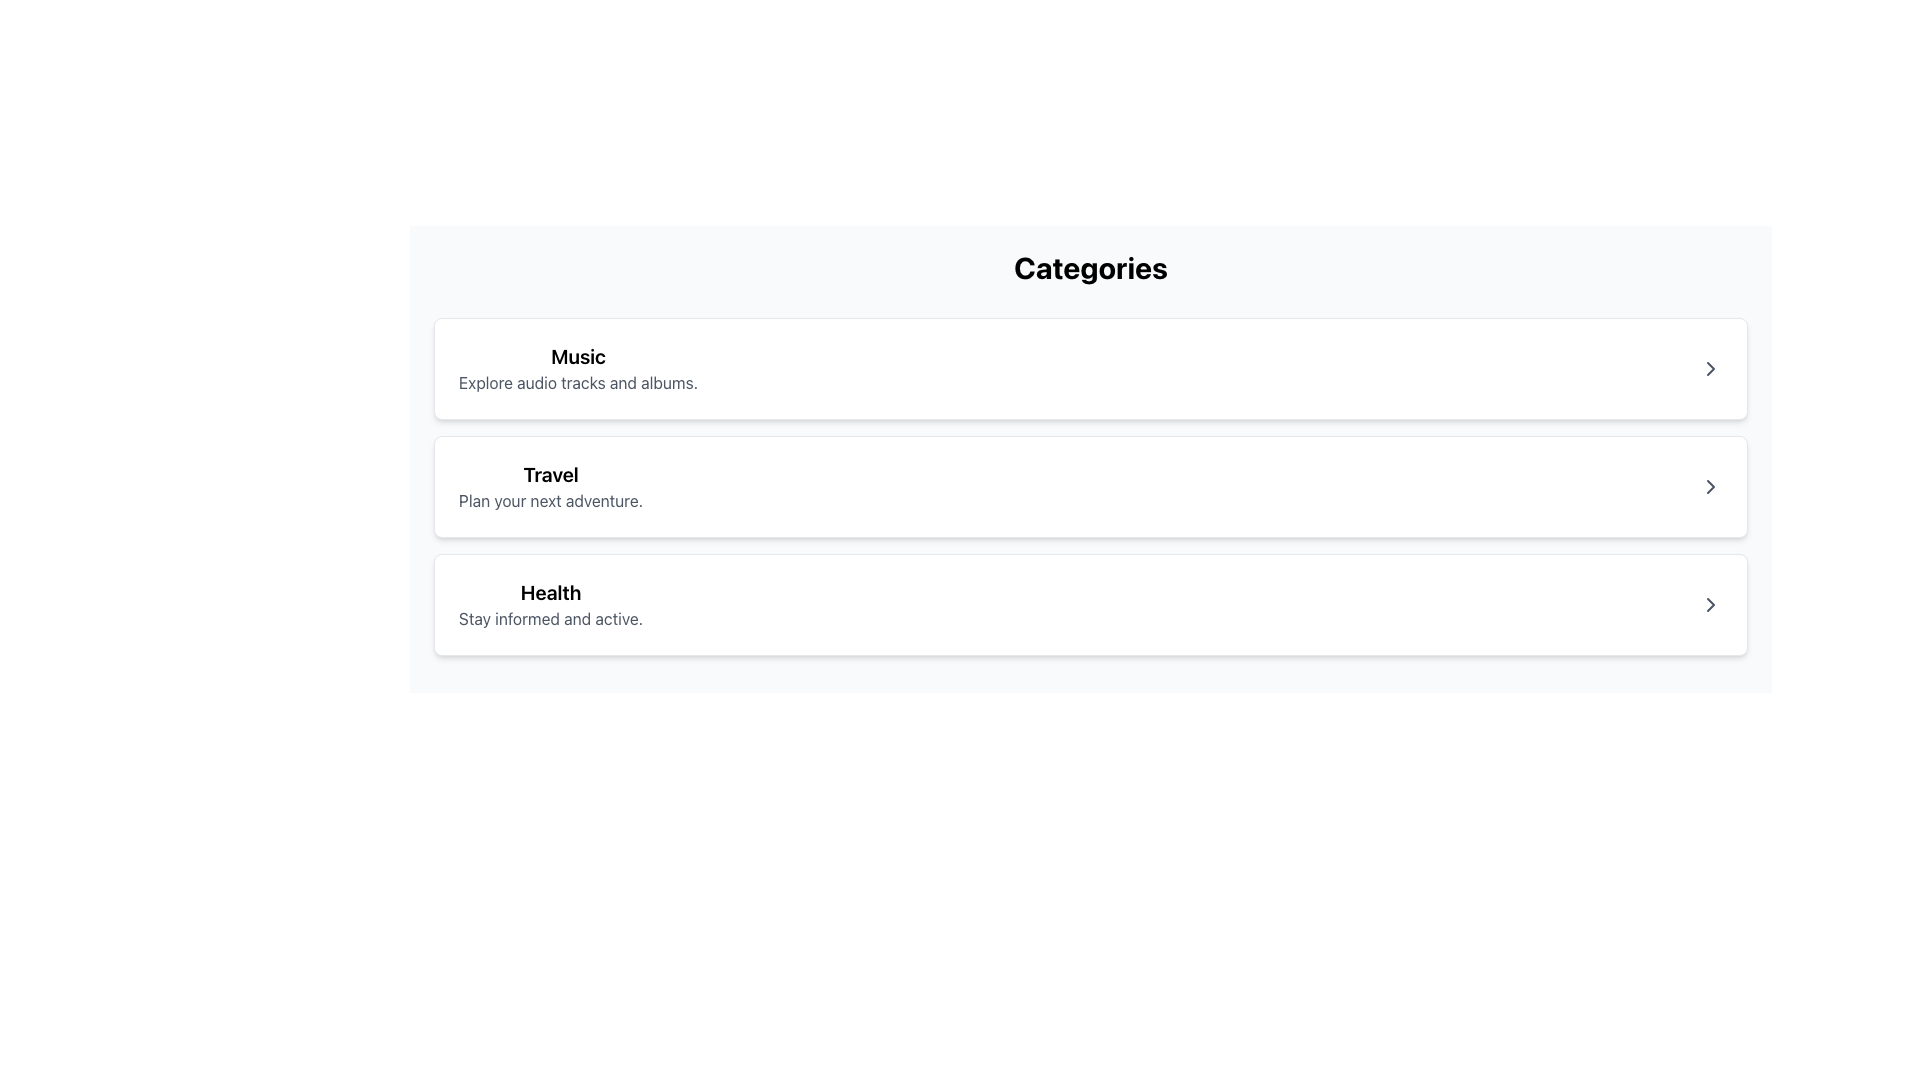 The image size is (1920, 1080). Describe the element at coordinates (1709, 486) in the screenshot. I see `the rightward-facing chevron icon located at the far-right end of the box labeled 'Travel Plan your next adventure.'` at that location.